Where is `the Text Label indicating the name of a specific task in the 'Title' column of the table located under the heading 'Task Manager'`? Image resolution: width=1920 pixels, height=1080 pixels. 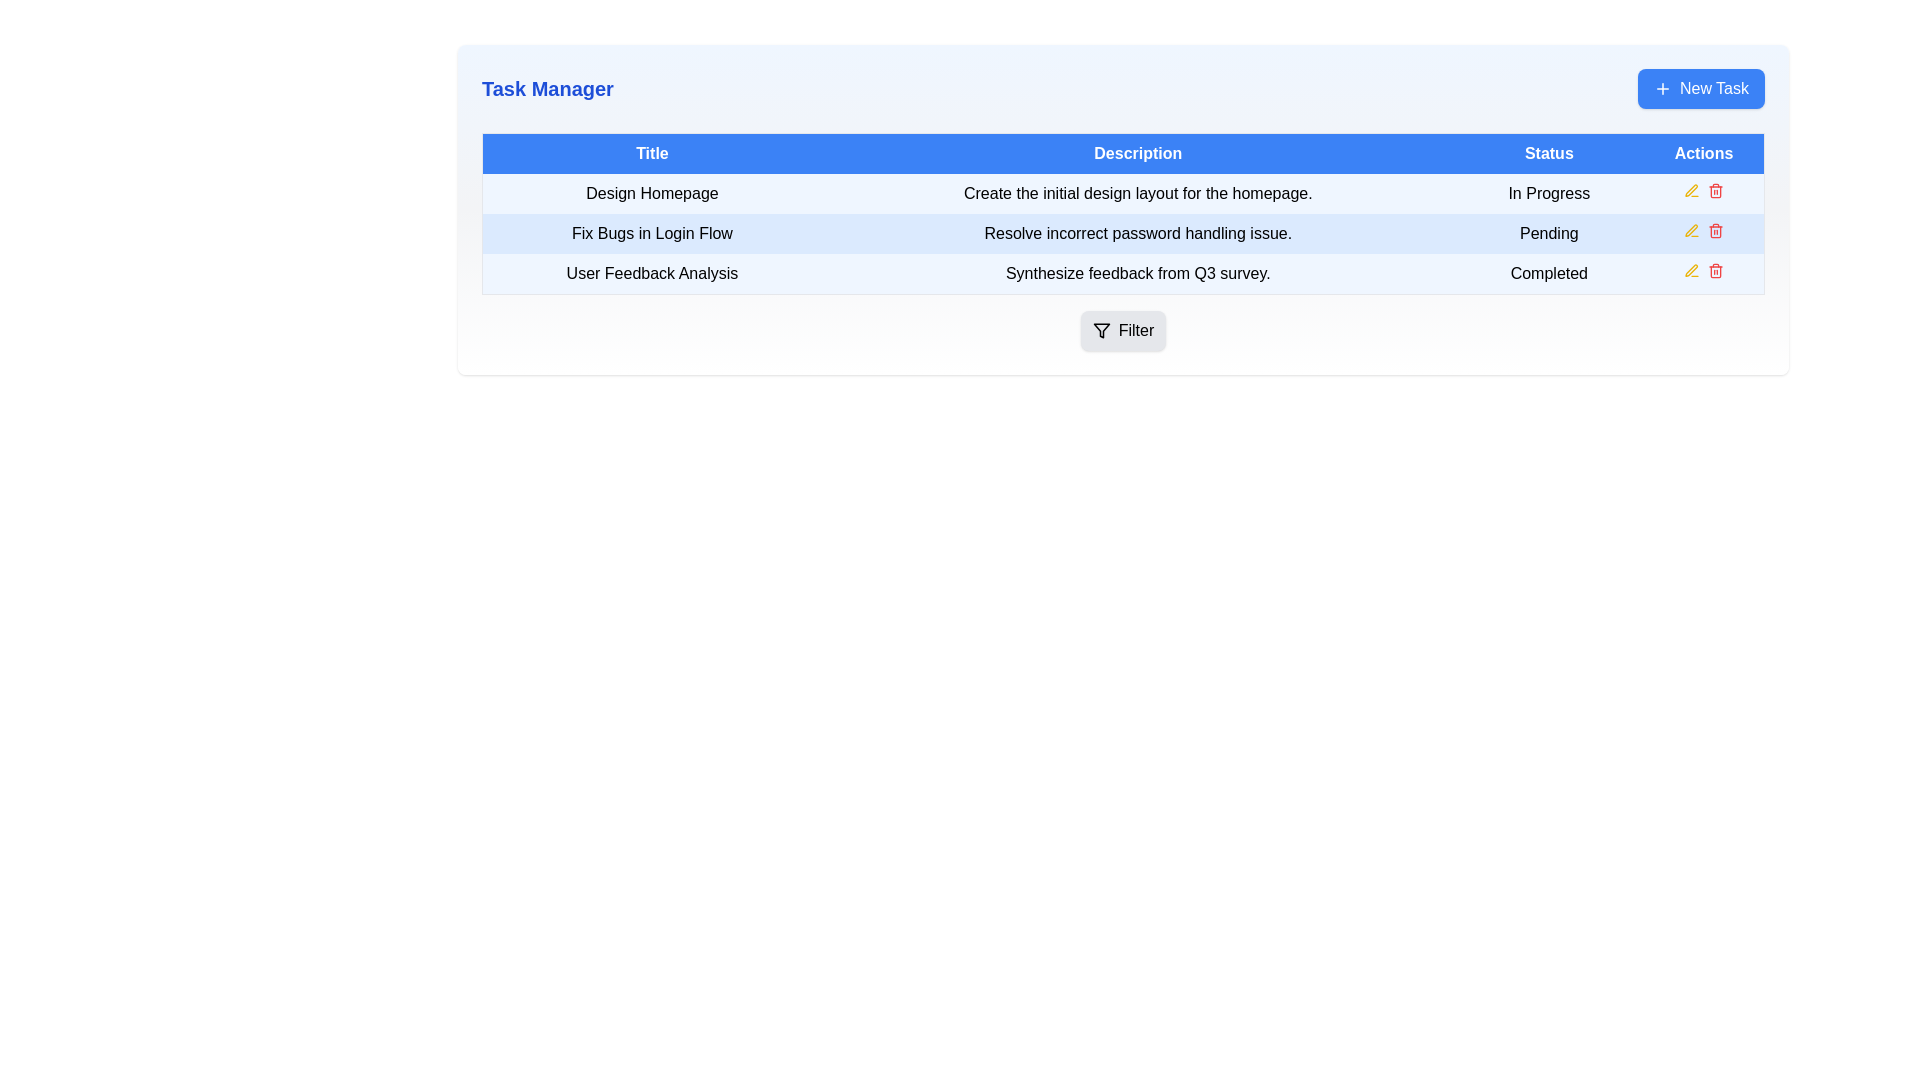
the Text Label indicating the name of a specific task in the 'Title' column of the table located under the heading 'Task Manager' is located at coordinates (652, 193).